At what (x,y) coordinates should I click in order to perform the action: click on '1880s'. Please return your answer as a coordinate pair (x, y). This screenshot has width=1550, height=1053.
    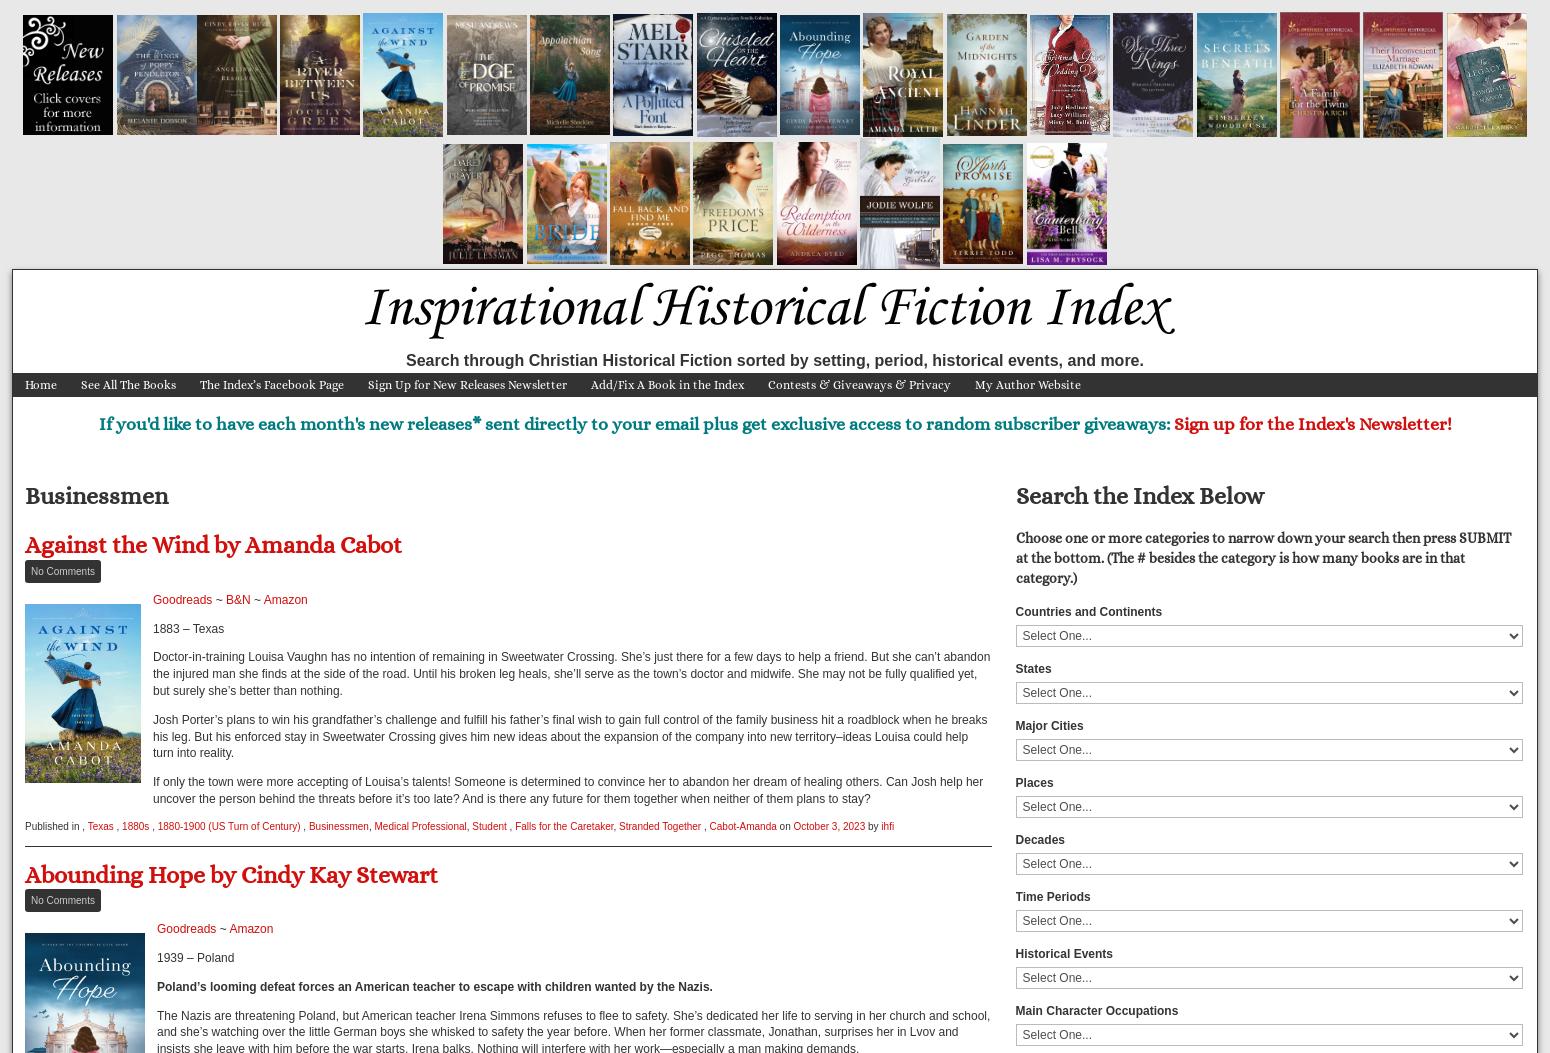
    Looking at the image, I should click on (135, 824).